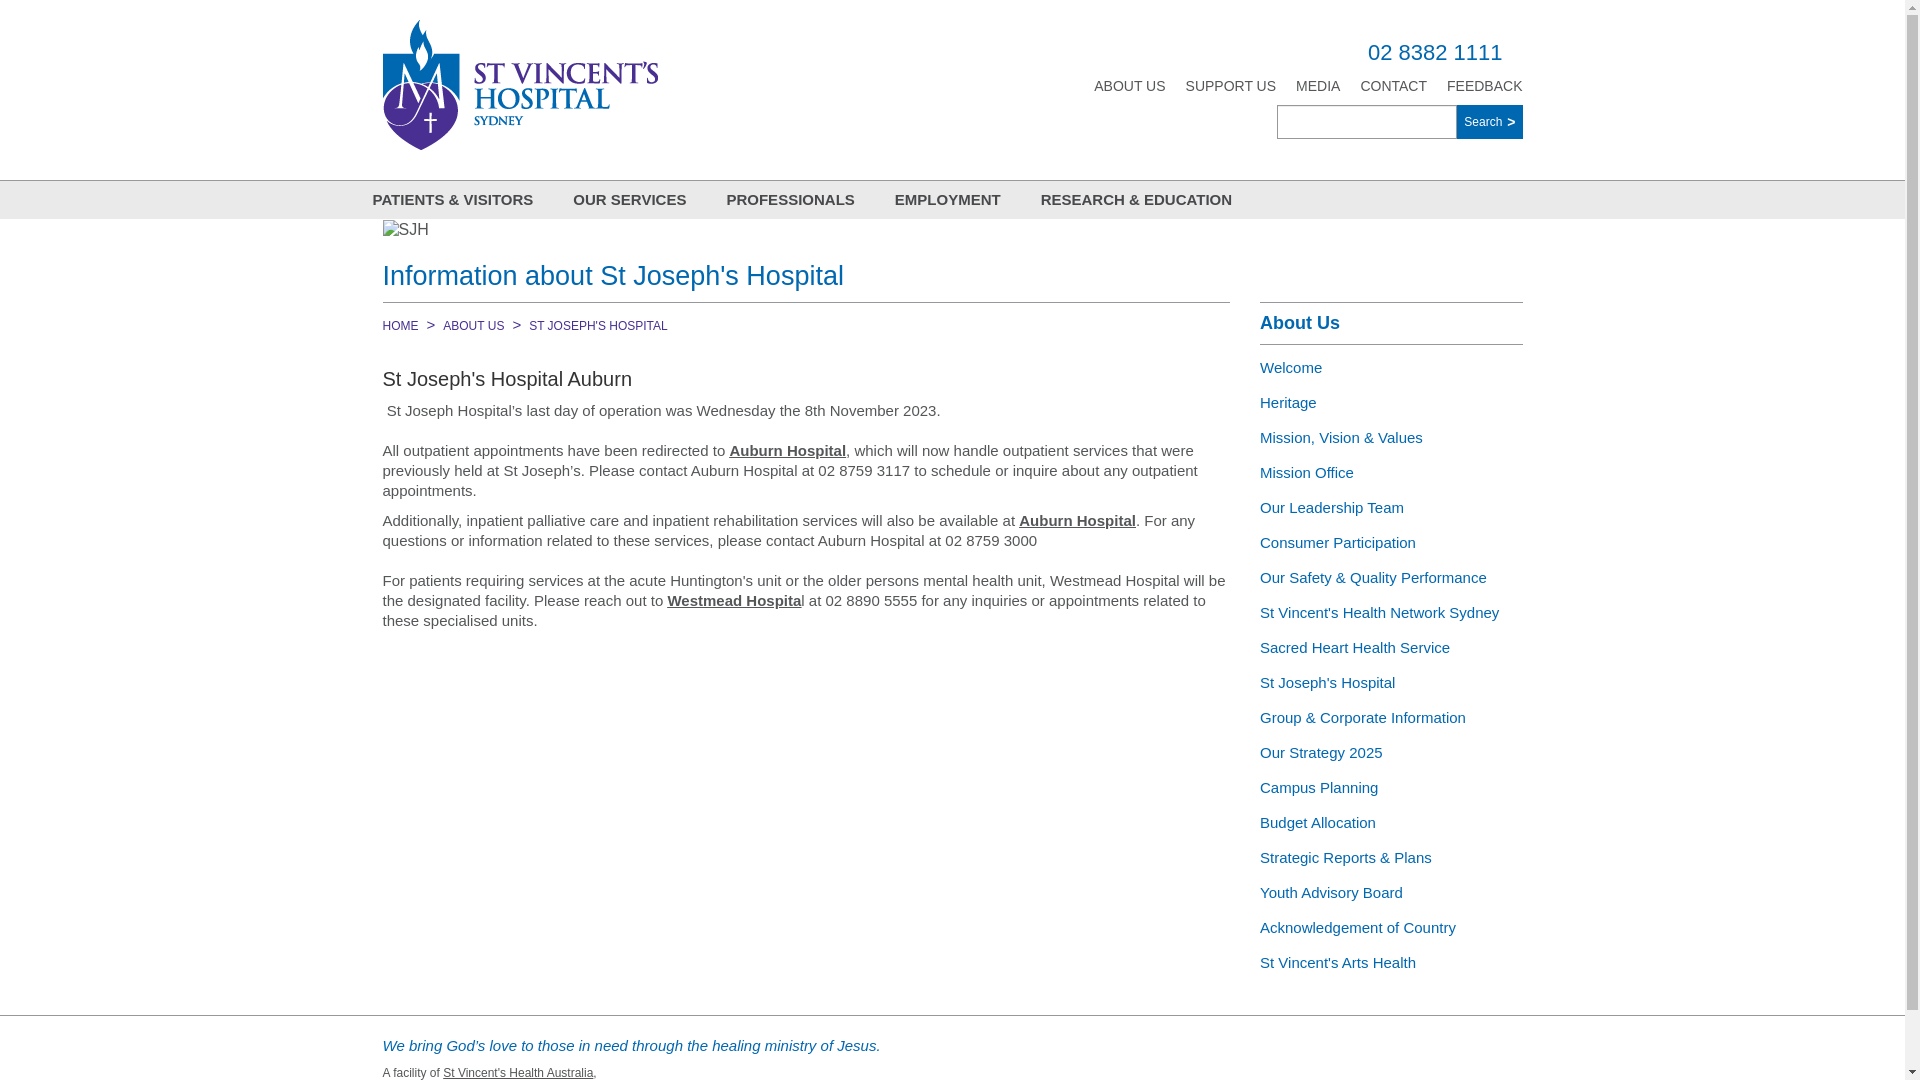 This screenshot has height=1080, width=1920. Describe the element at coordinates (399, 325) in the screenshot. I see `'HOME'` at that location.